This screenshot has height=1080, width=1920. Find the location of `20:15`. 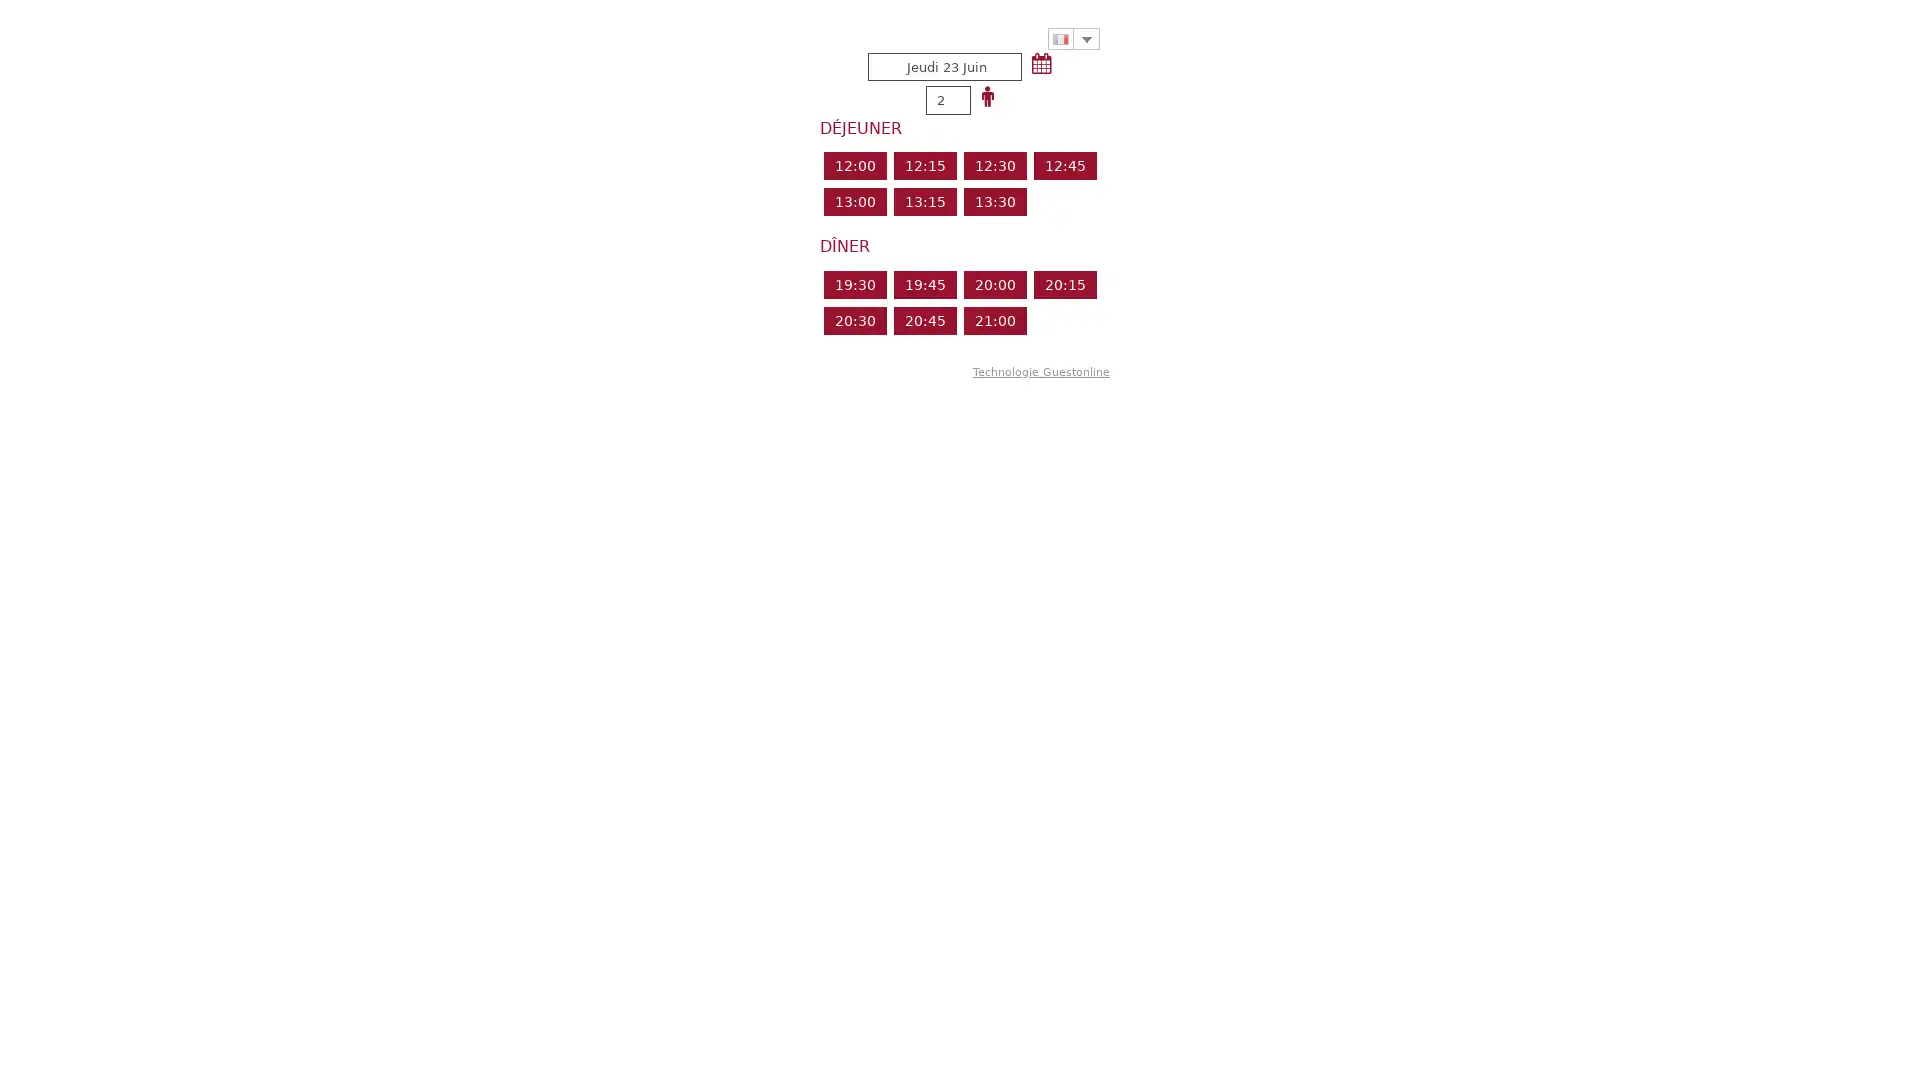

20:15 is located at coordinates (1063, 284).